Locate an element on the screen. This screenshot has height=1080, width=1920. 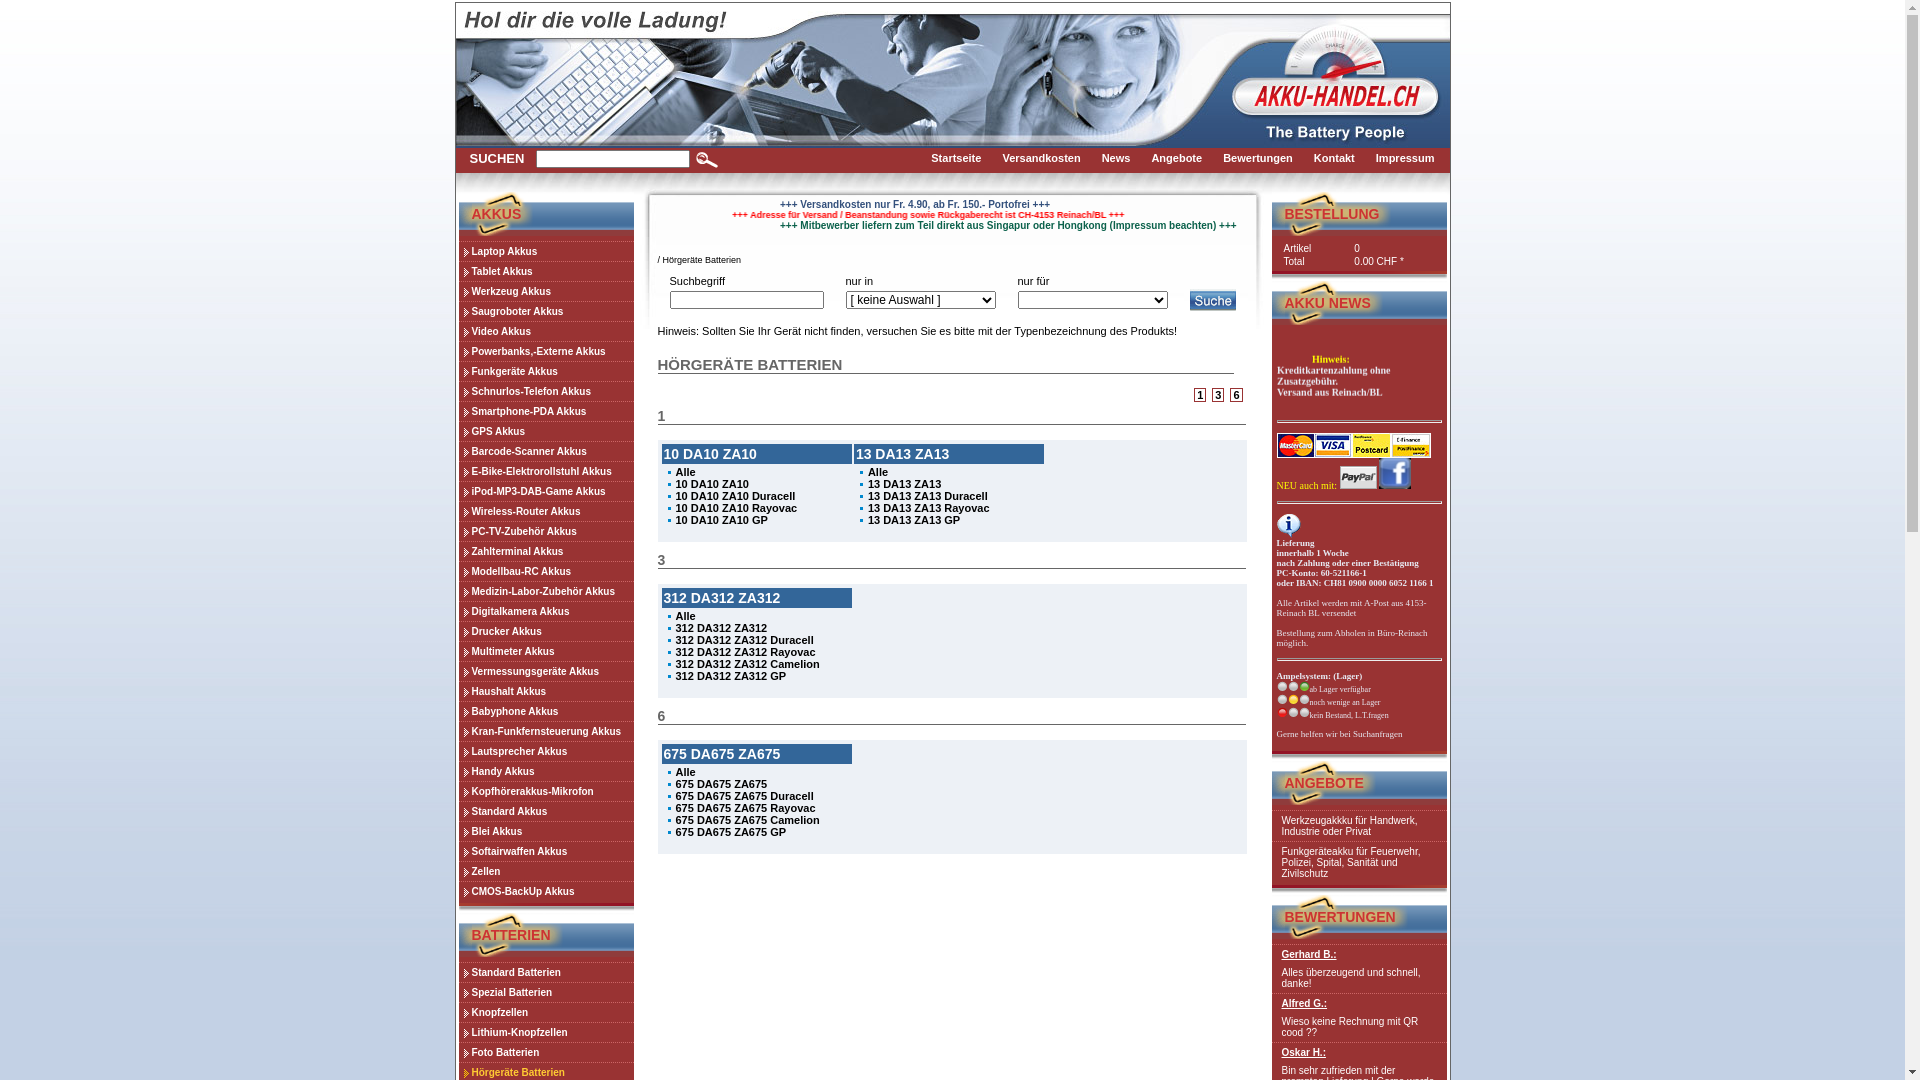
'675 DA675 ZA675 Camelion' is located at coordinates (747, 820).